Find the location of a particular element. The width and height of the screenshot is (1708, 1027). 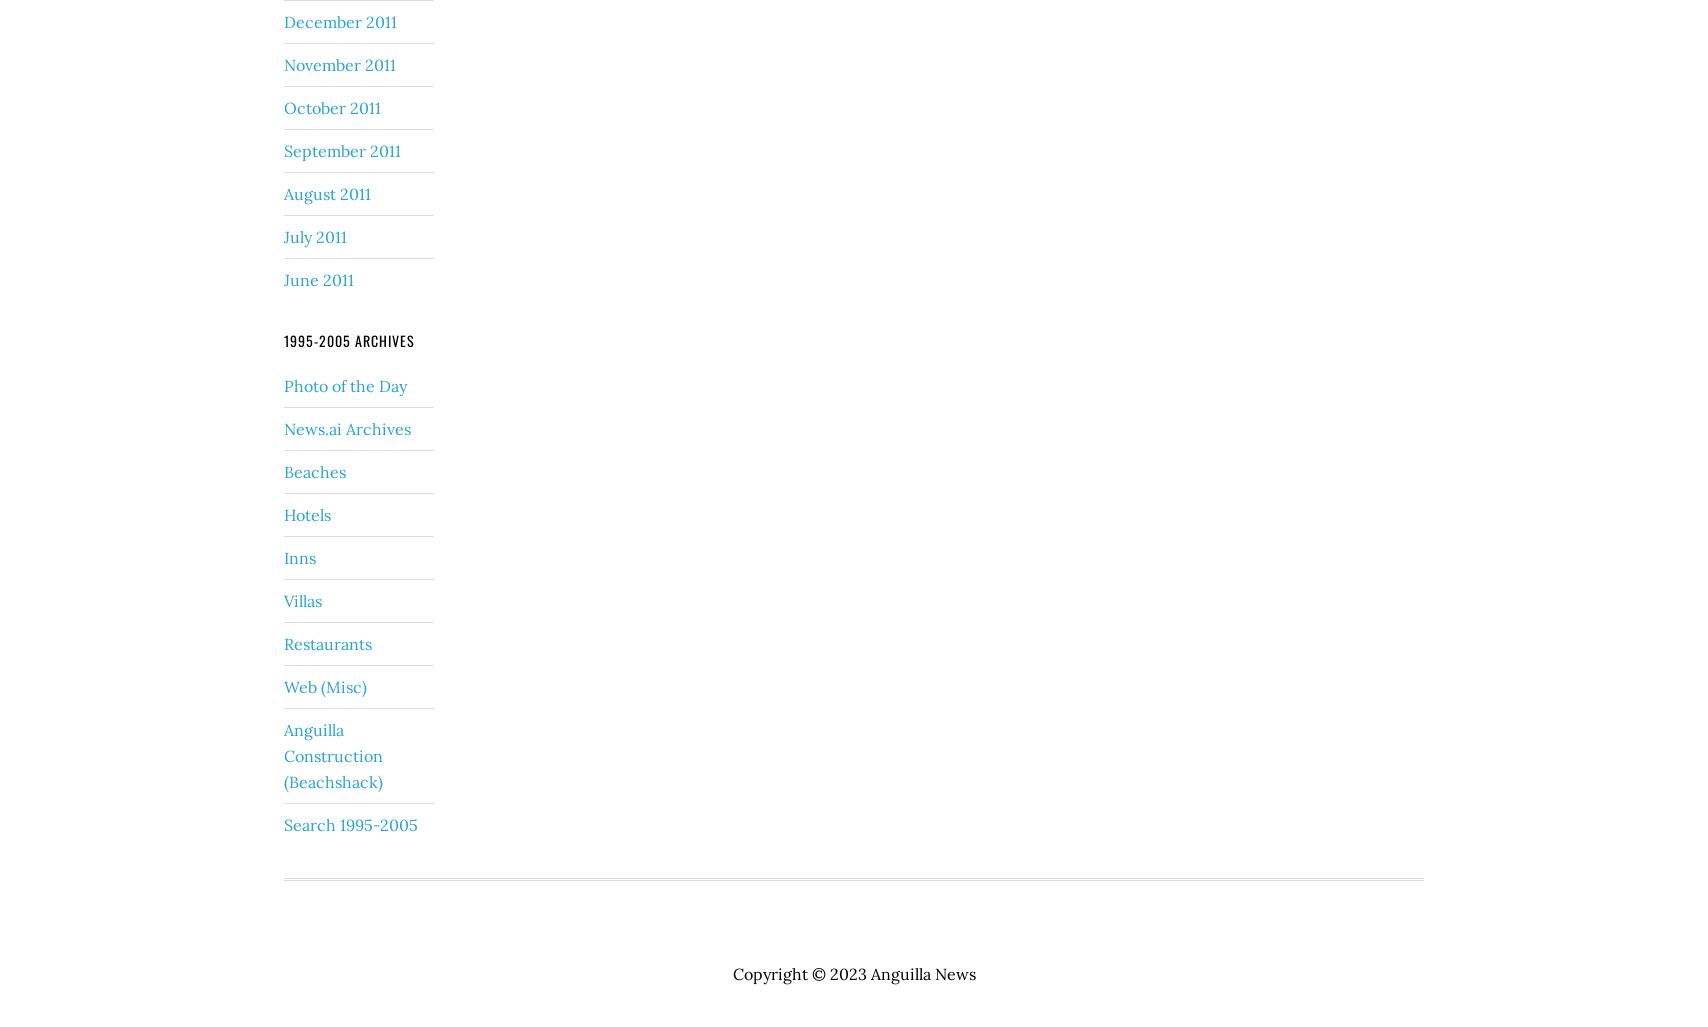

'News.ai Archives' is located at coordinates (284, 427).